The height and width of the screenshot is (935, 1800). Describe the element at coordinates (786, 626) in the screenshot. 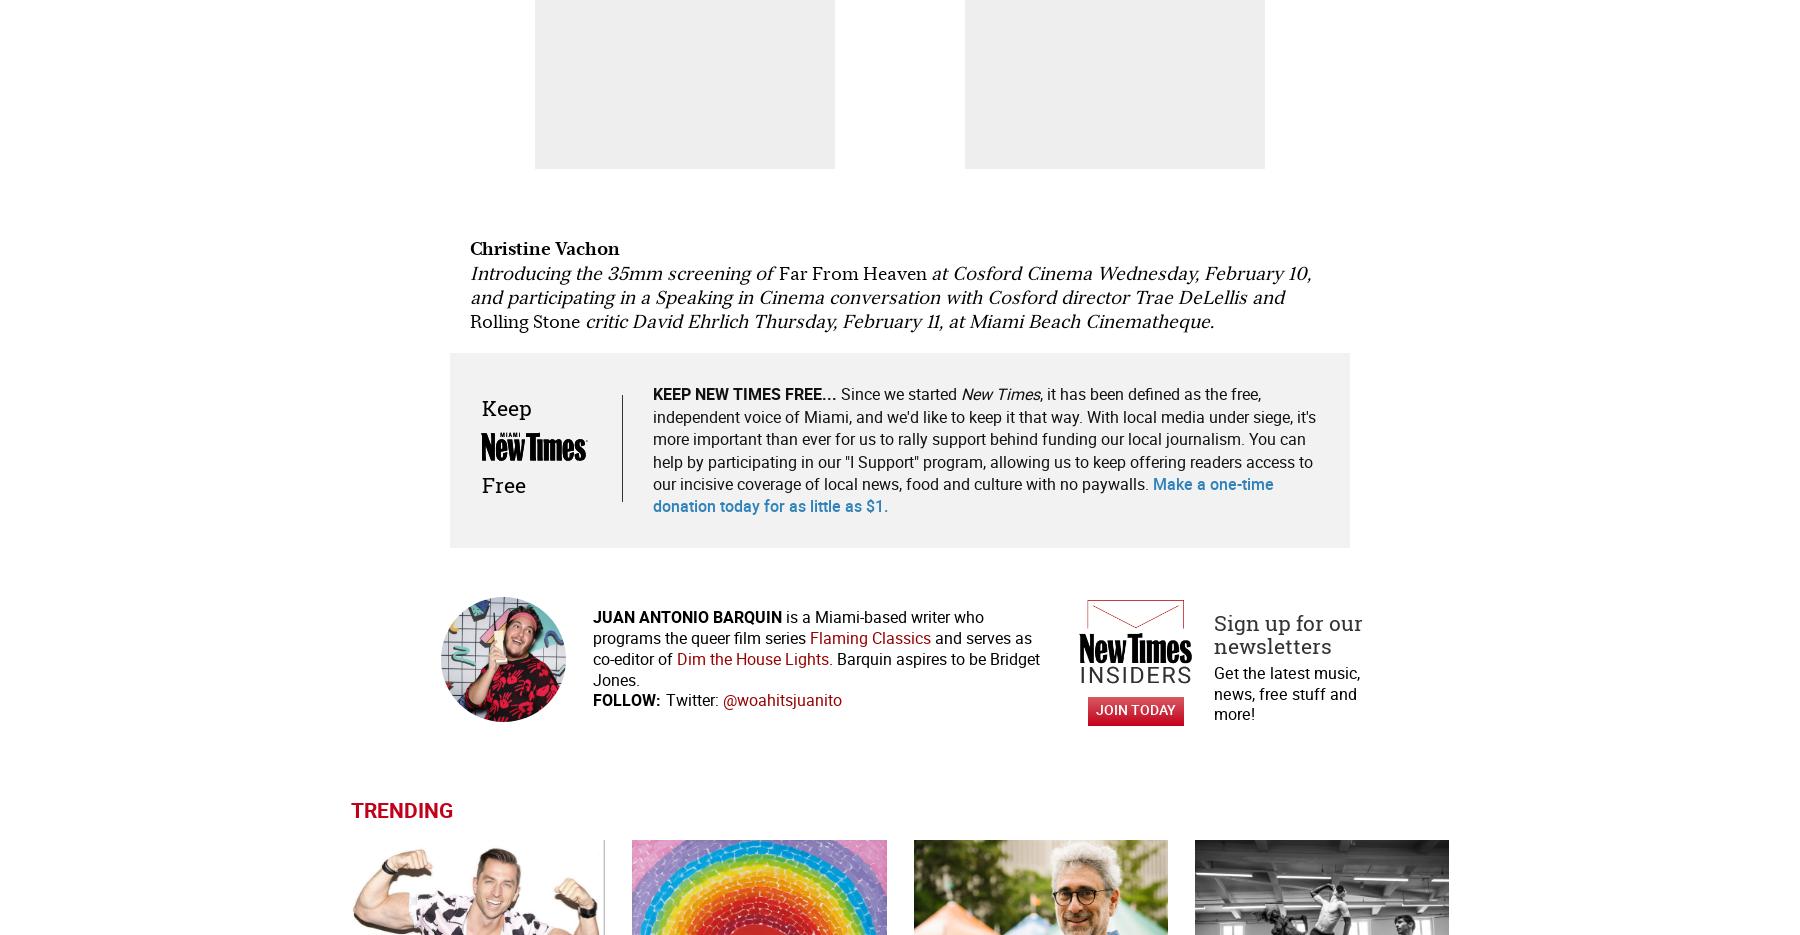

I see `'is a Miami-based writer who programs the queer film series'` at that location.